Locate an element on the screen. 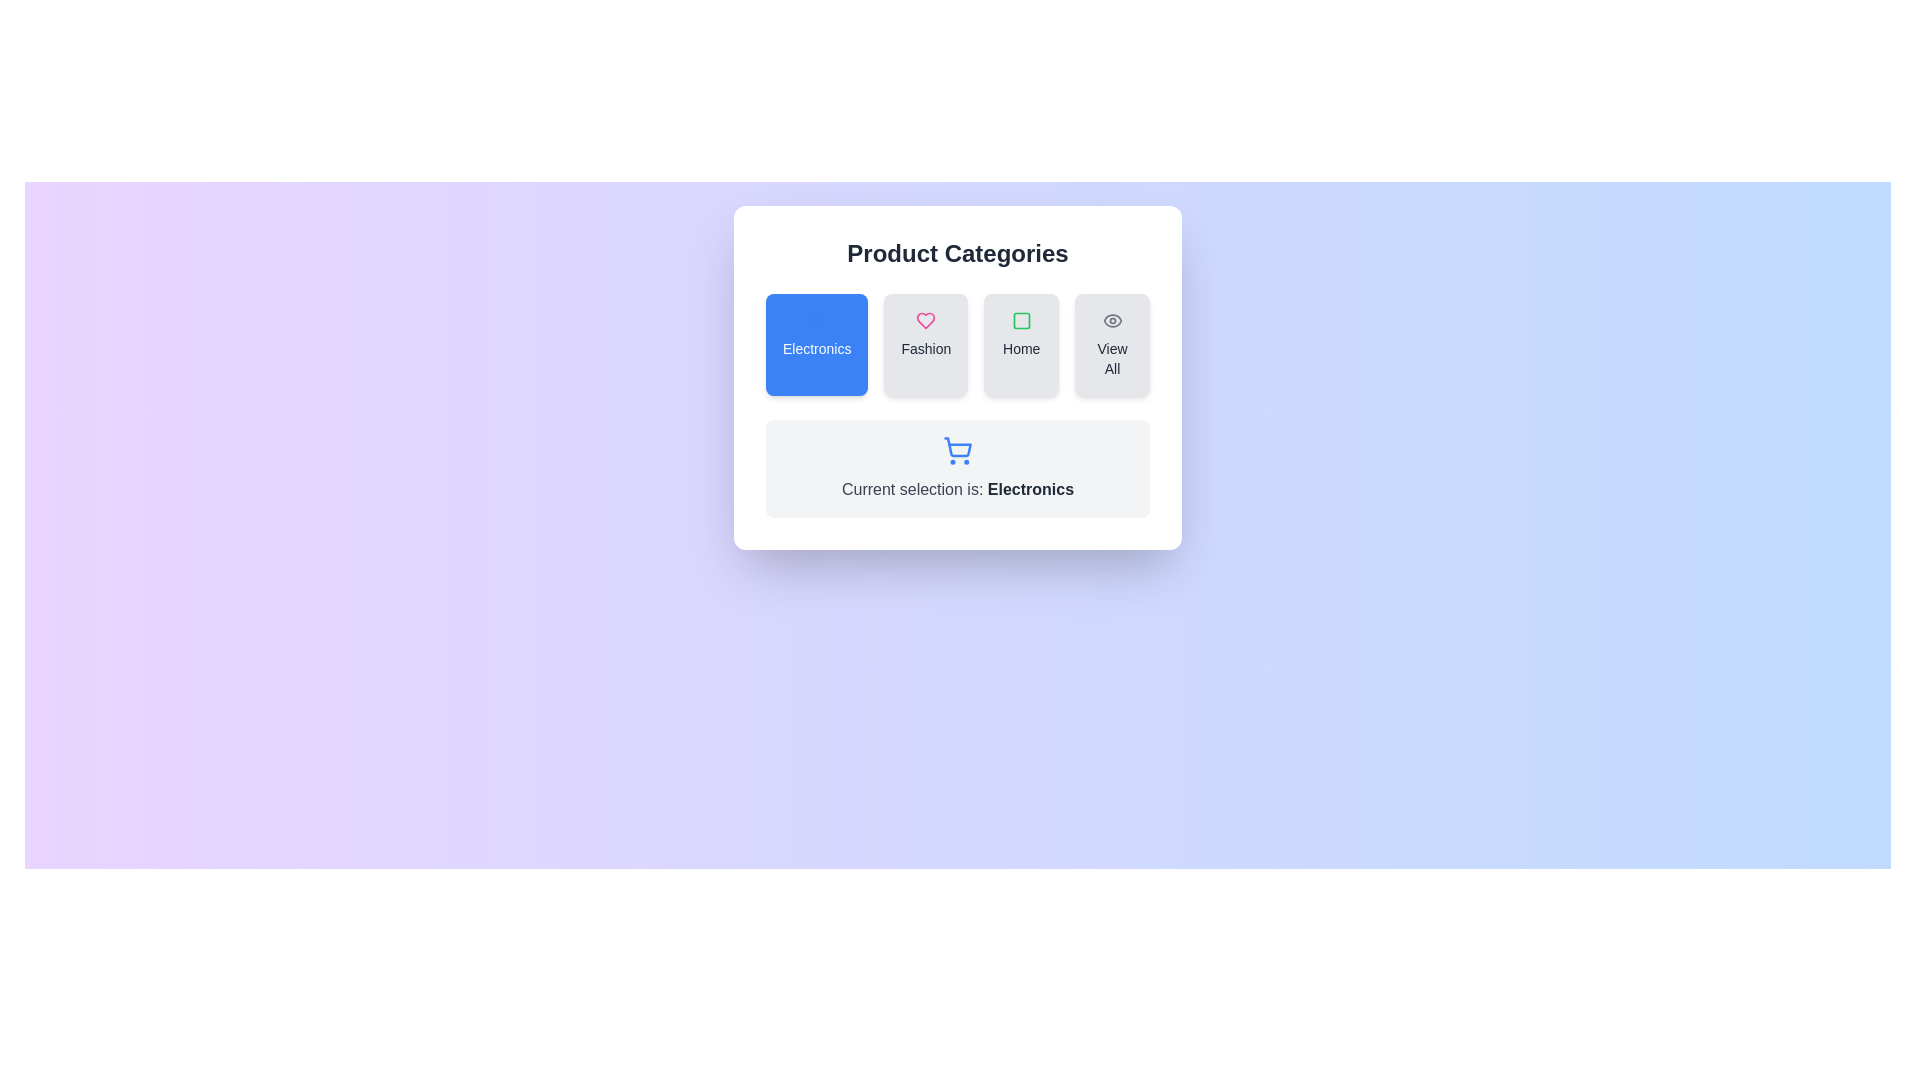 This screenshot has height=1080, width=1920. the heart-shaped icon with a pink stroke color, located above the text 'Fashion' in the second column of the grid layout is located at coordinates (925, 319).